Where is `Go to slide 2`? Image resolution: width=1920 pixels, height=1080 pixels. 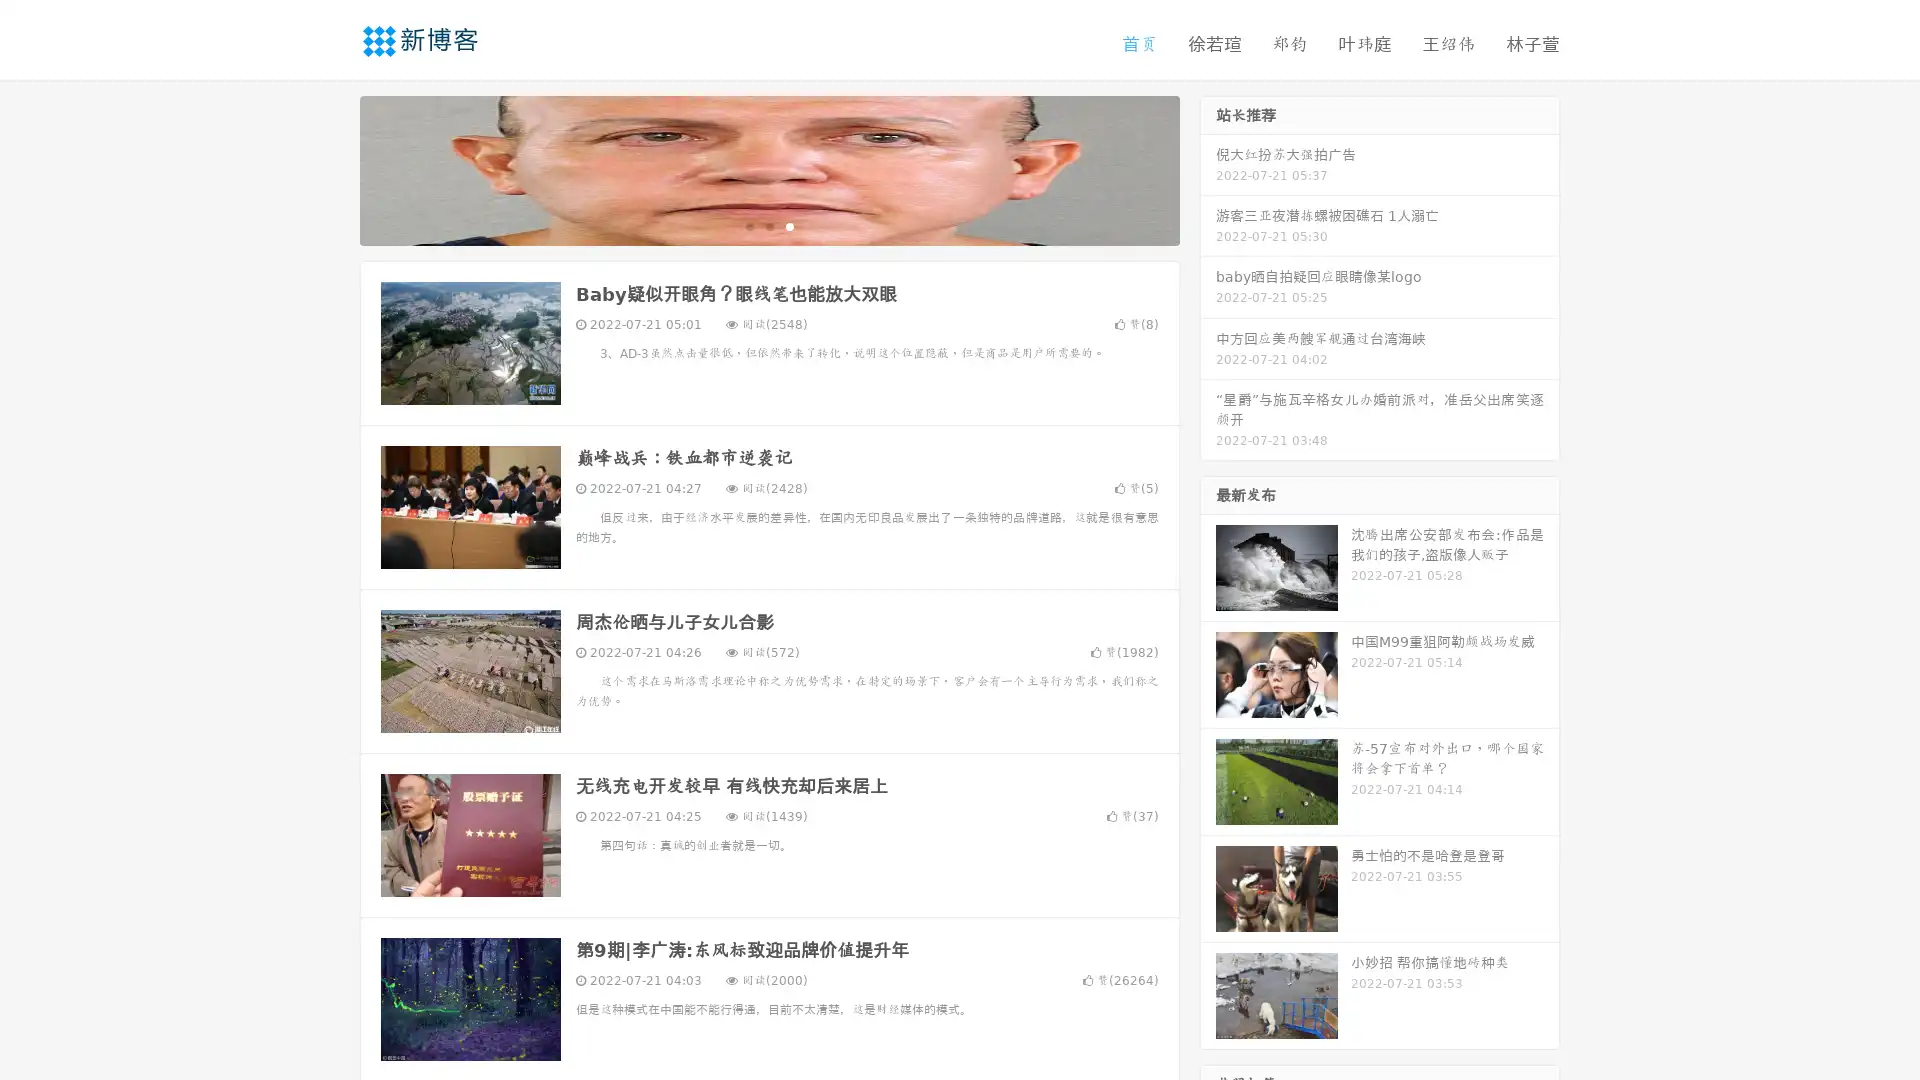
Go to slide 2 is located at coordinates (768, 225).